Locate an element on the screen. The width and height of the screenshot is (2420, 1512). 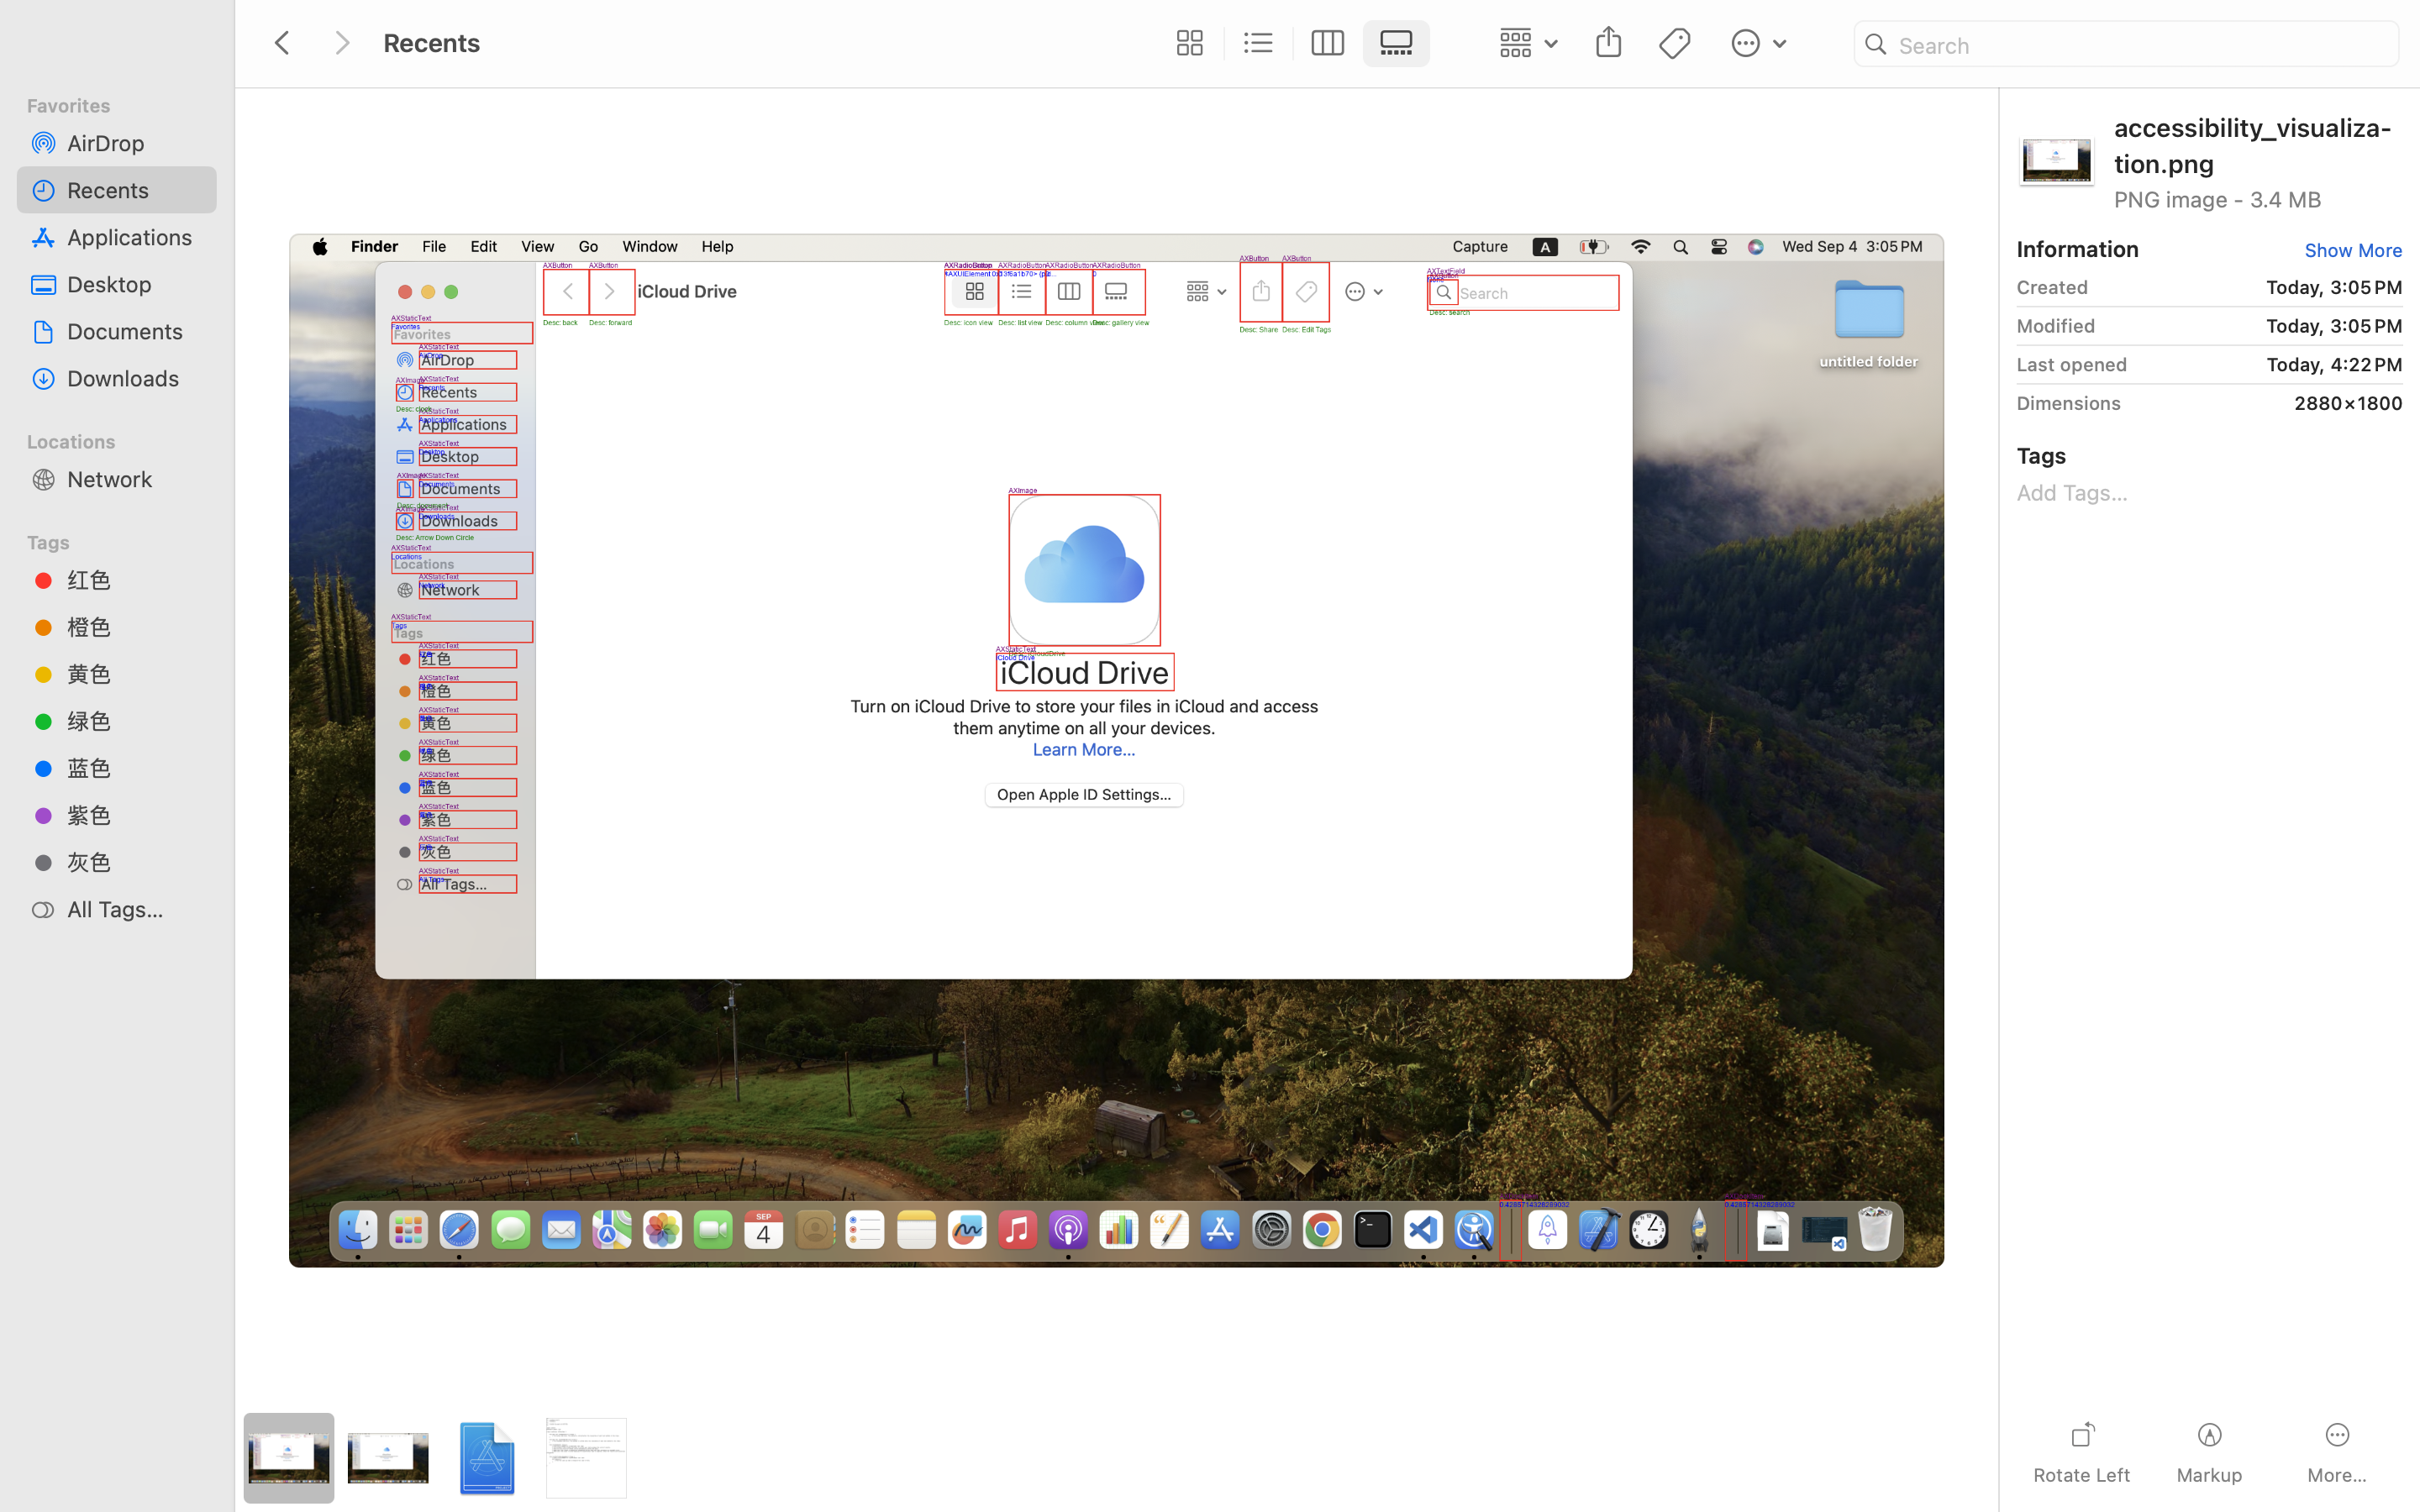
'Network' is located at coordinates (134, 478).